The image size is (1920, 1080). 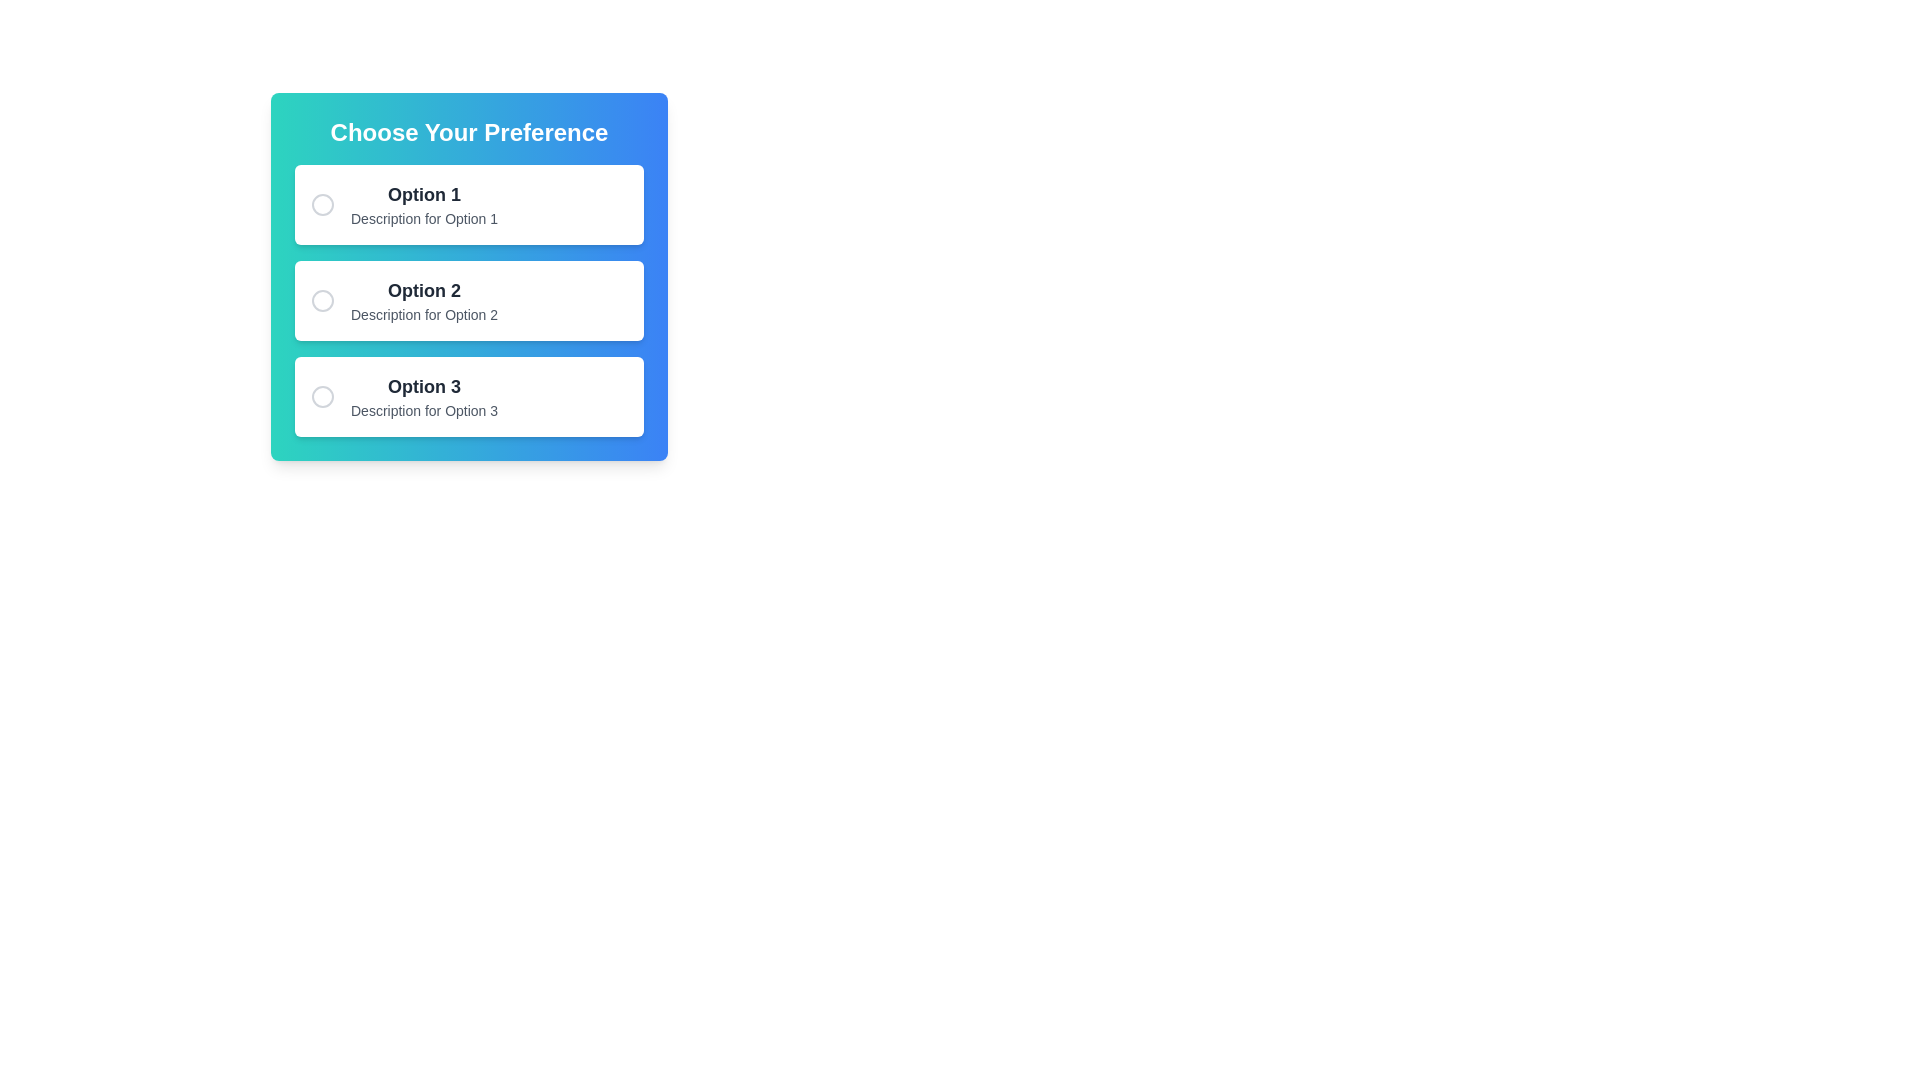 I want to click on the selectable option labeled 'Option 2' with a white background and rounded corners, so click(x=468, y=300).